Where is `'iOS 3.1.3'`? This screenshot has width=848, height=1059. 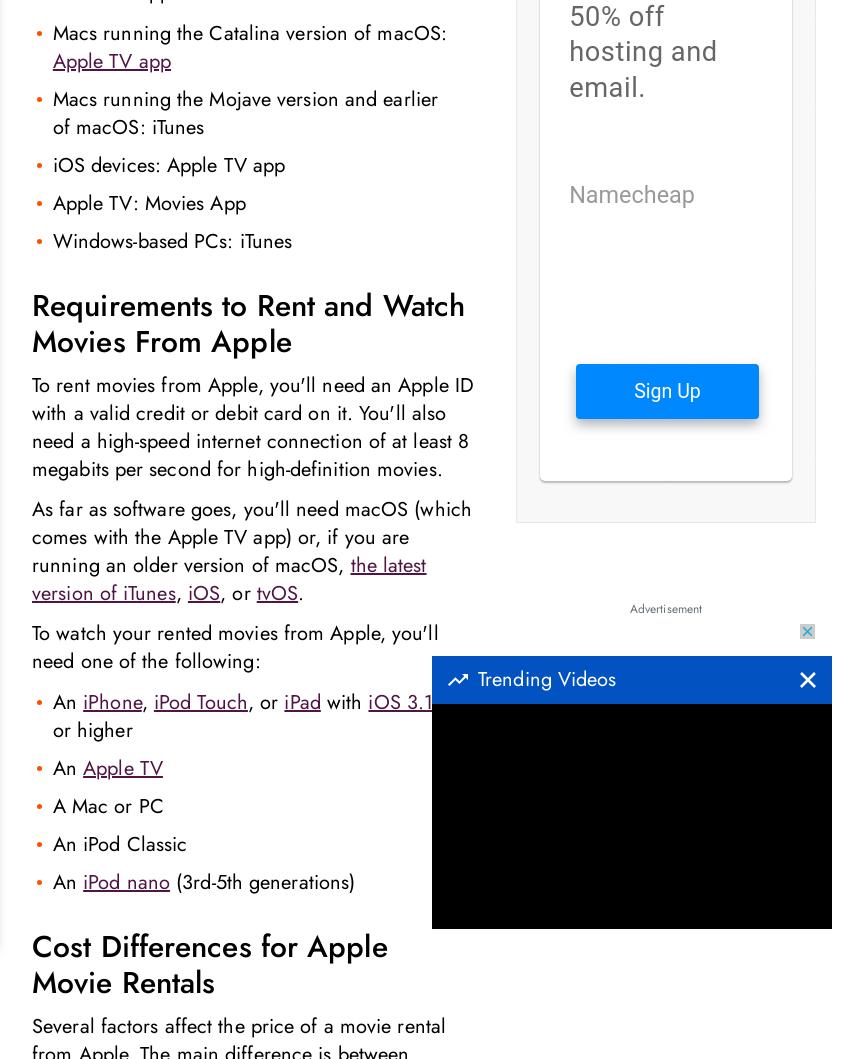 'iOS 3.1.3' is located at coordinates (408, 701).